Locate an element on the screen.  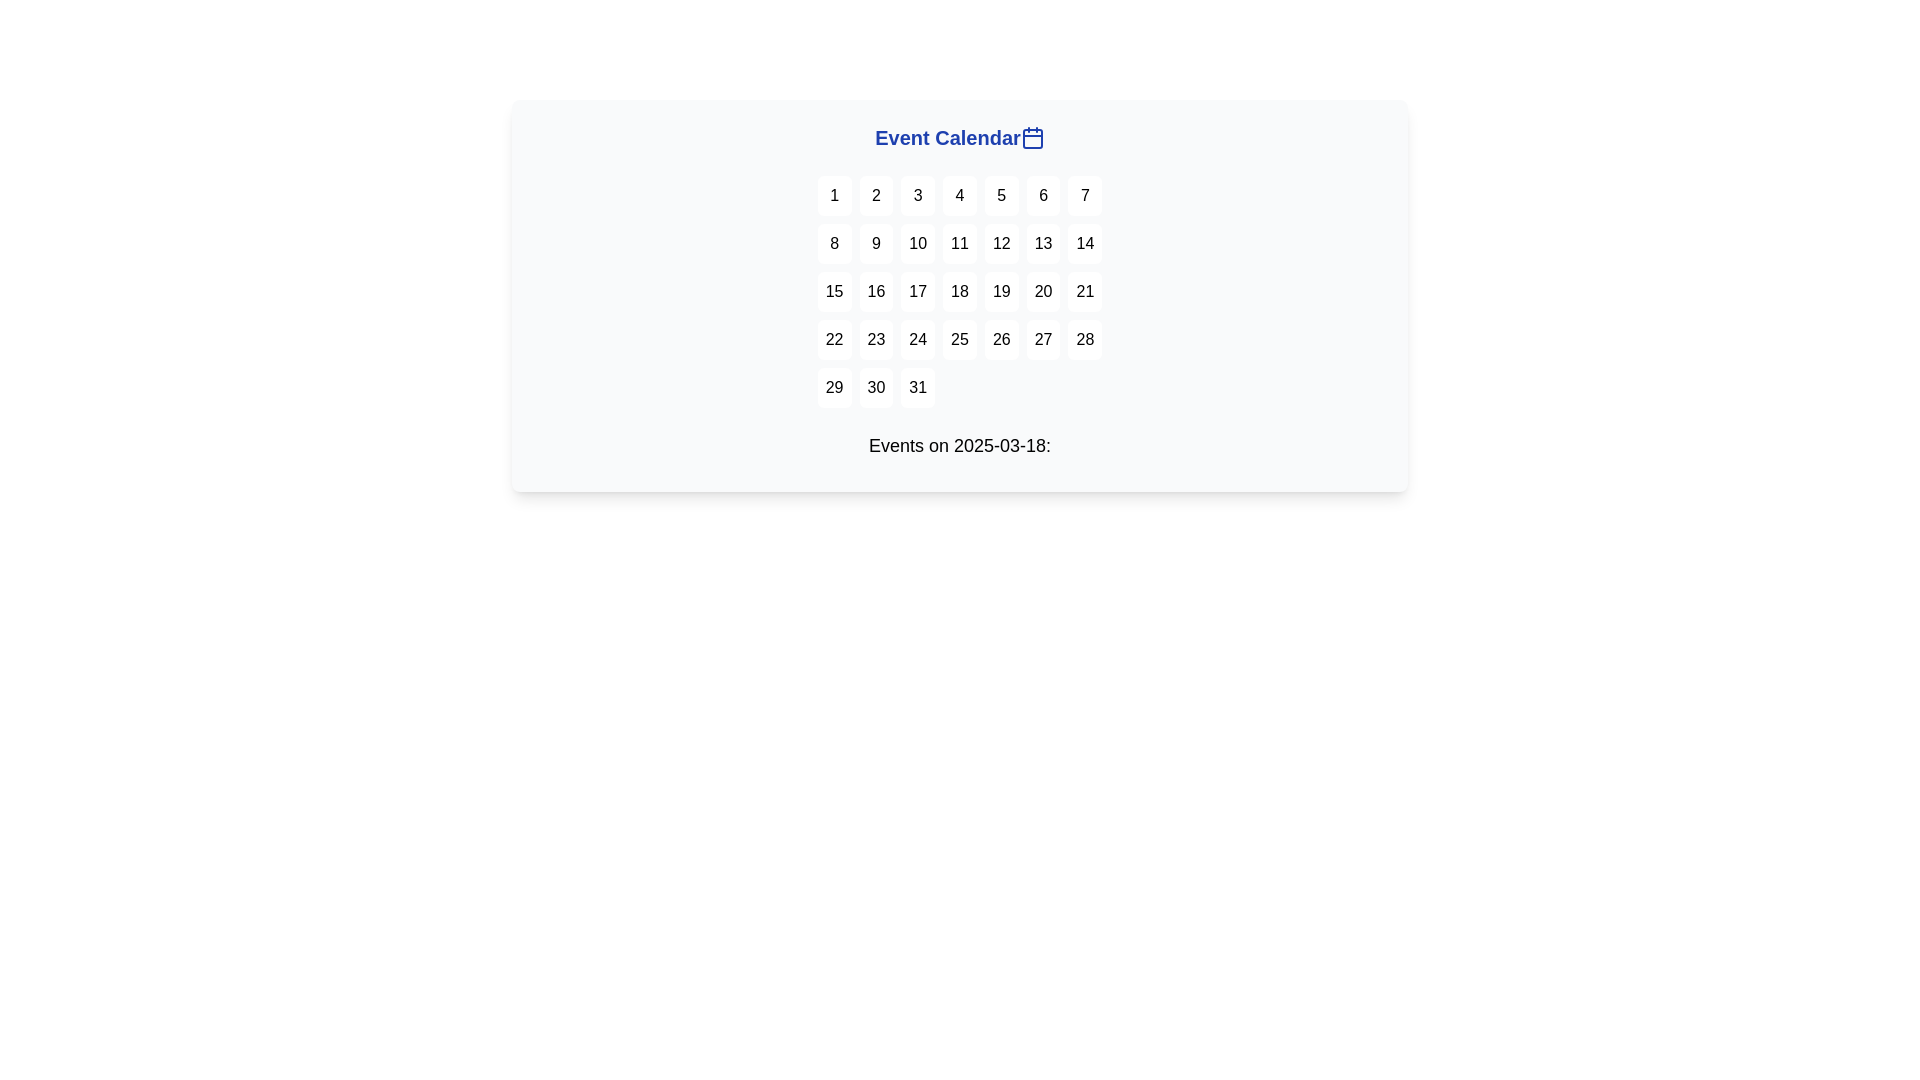
the selectable day button representing the 14th day is located at coordinates (1084, 242).